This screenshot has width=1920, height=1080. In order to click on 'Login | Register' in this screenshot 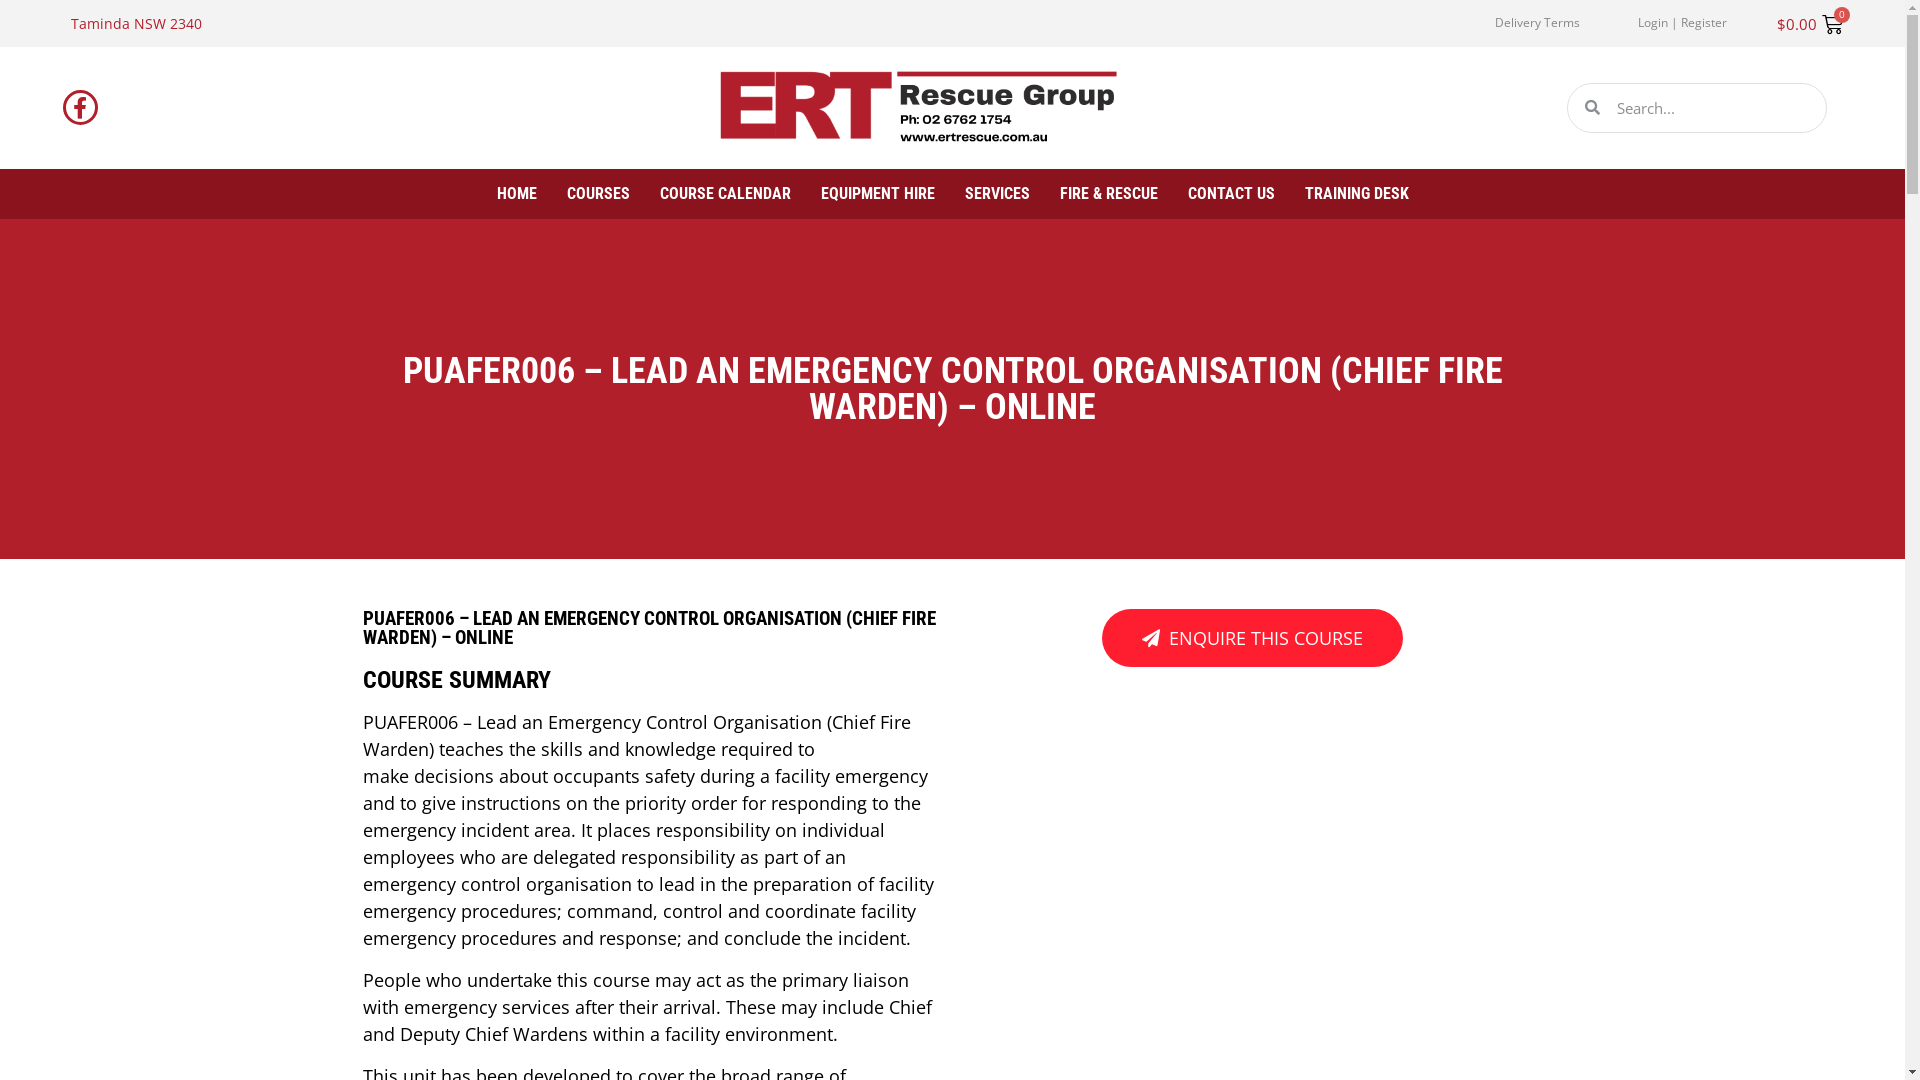, I will do `click(1637, 23)`.